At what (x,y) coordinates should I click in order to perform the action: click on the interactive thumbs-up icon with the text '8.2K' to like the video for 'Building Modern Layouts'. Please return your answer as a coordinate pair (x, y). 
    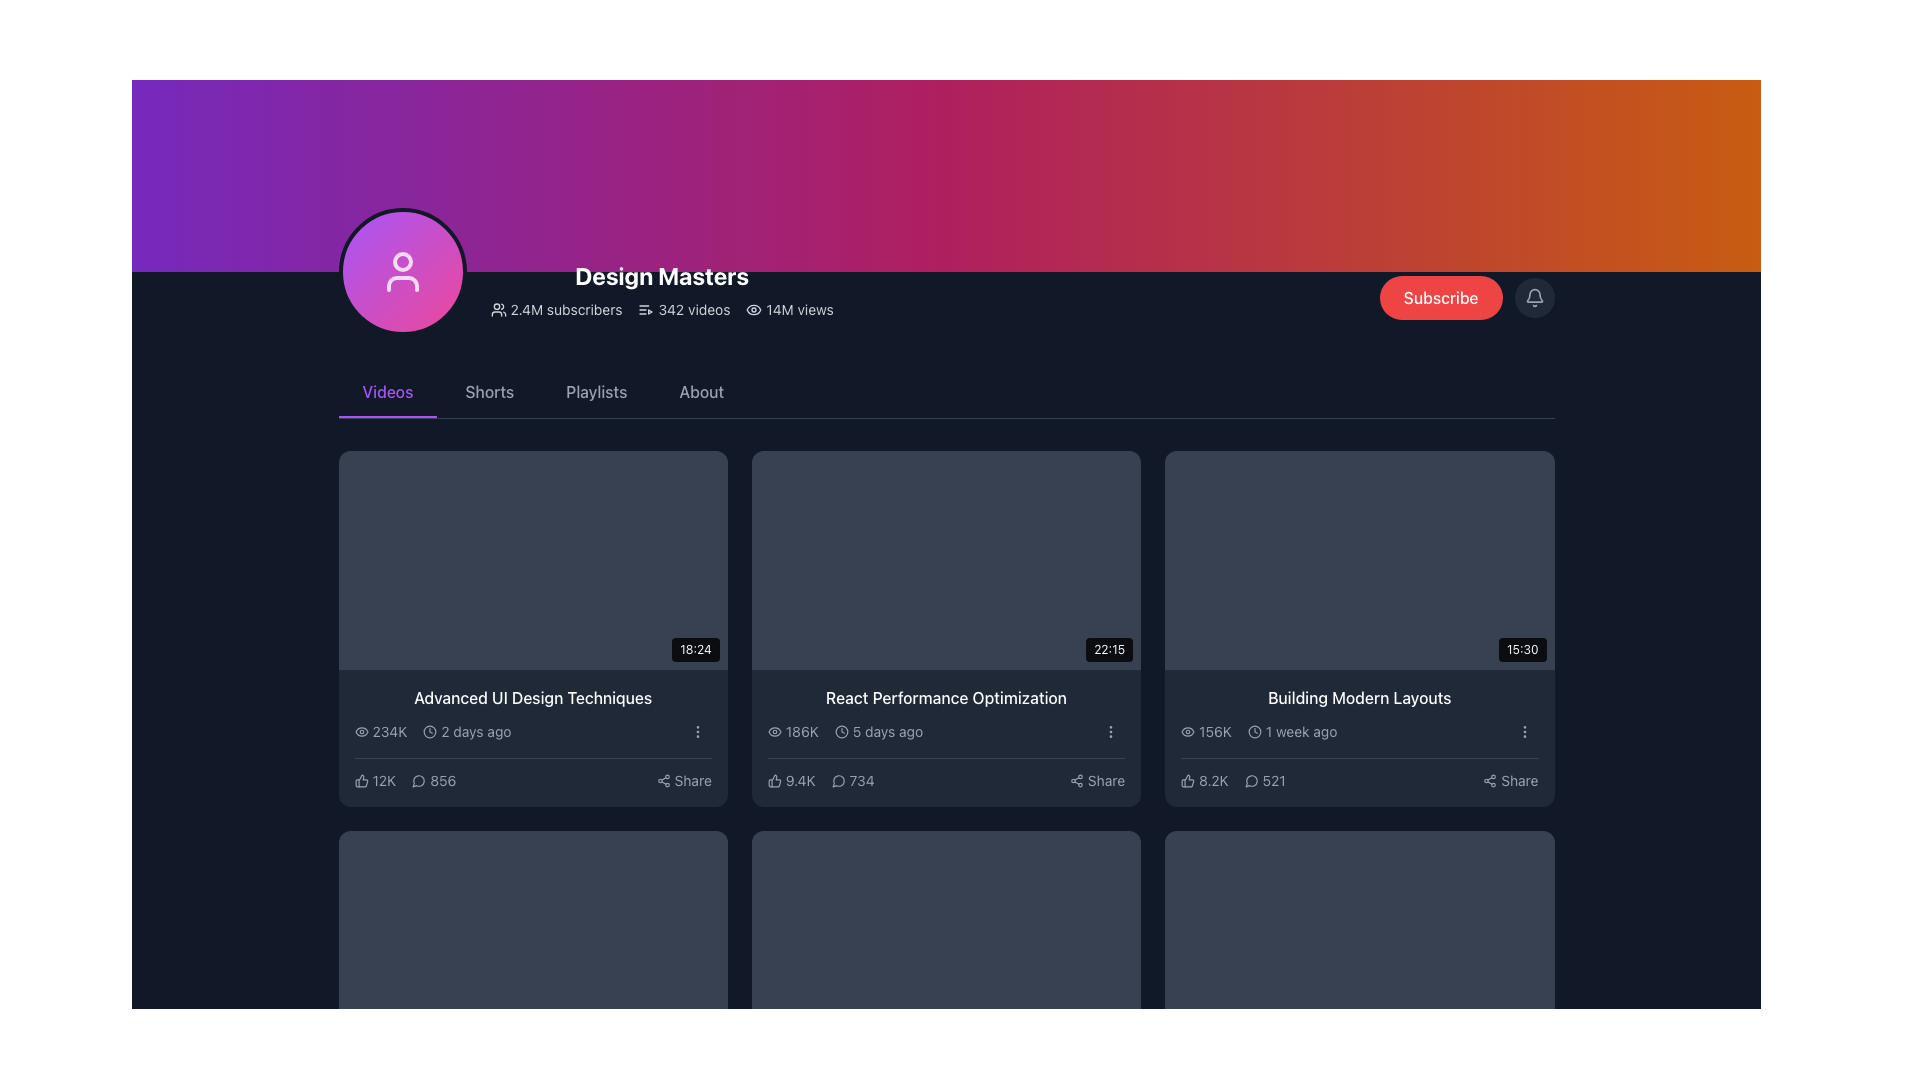
    Looking at the image, I should click on (1203, 779).